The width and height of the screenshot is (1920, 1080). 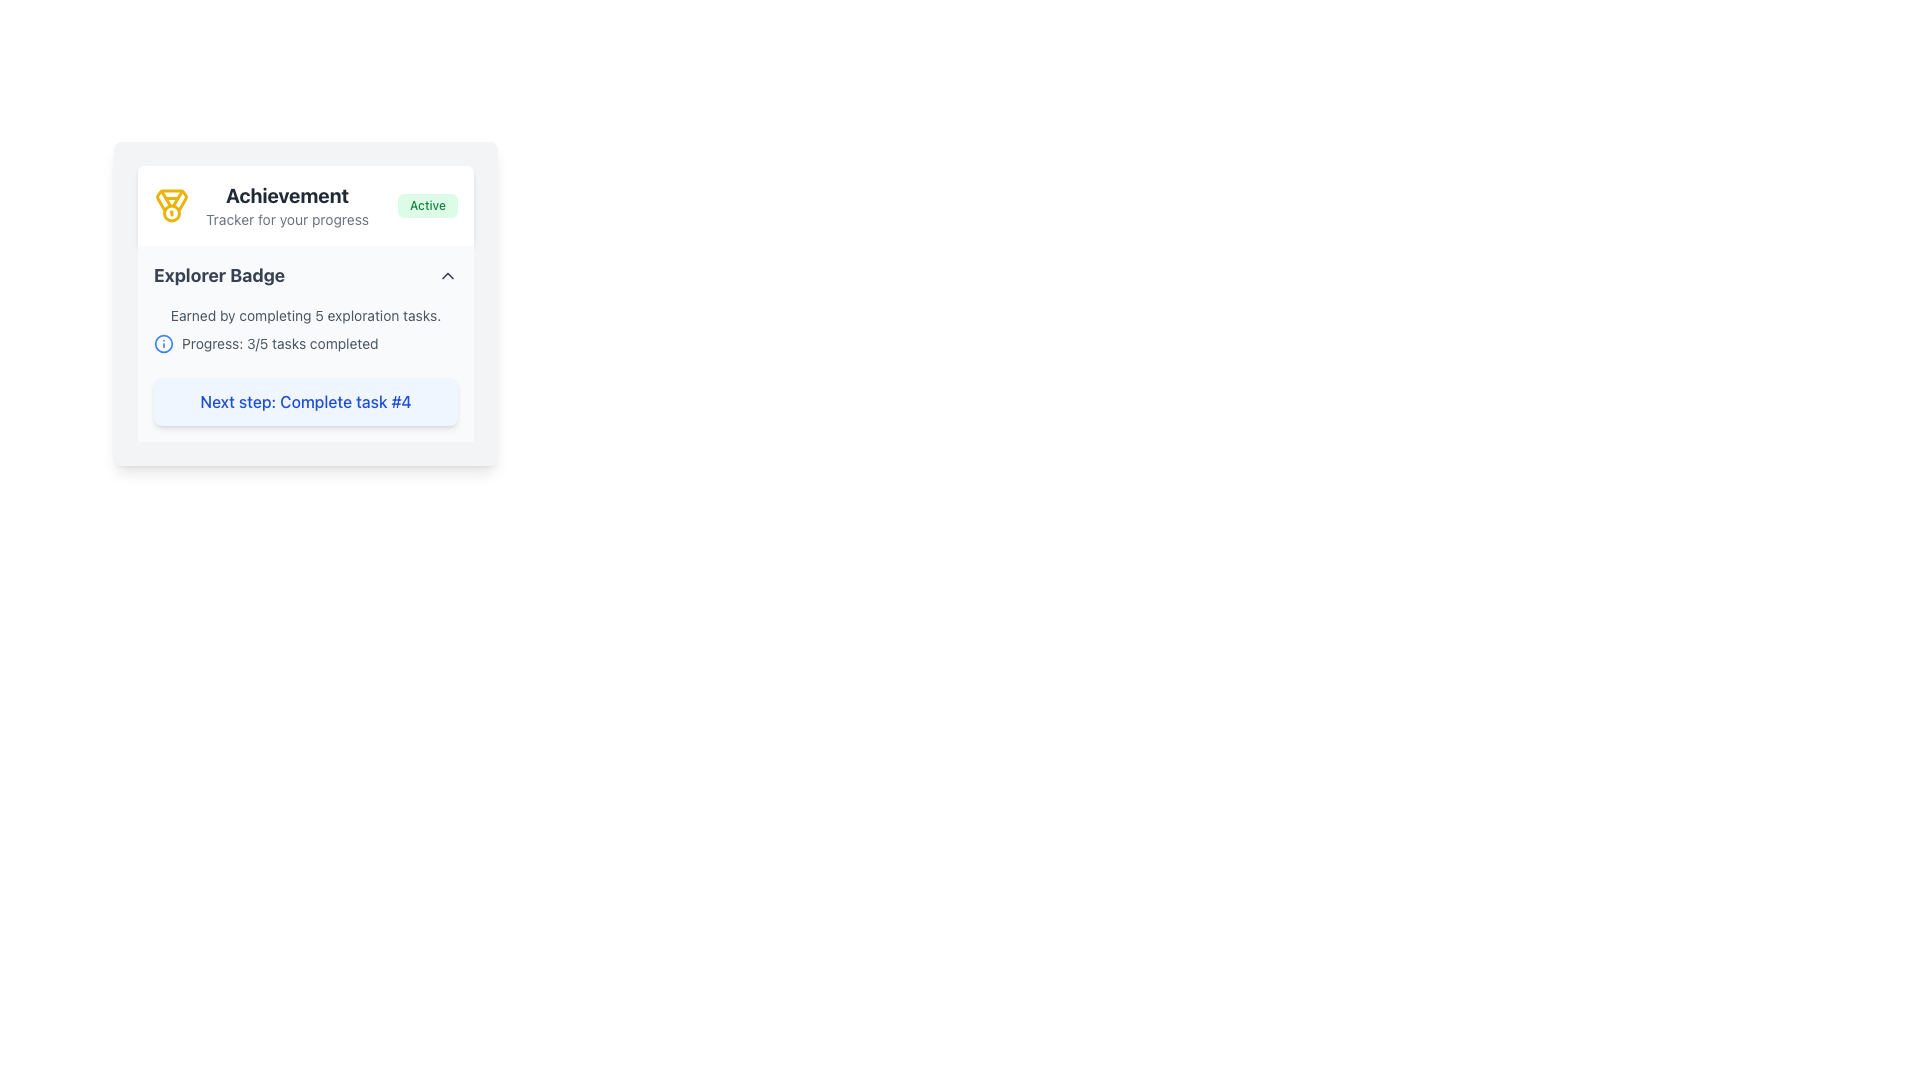 I want to click on the Status Indicator Badge located in the top-right corner of the 'Achievement' card, which indicates that the corresponding item is active, so click(x=426, y=205).